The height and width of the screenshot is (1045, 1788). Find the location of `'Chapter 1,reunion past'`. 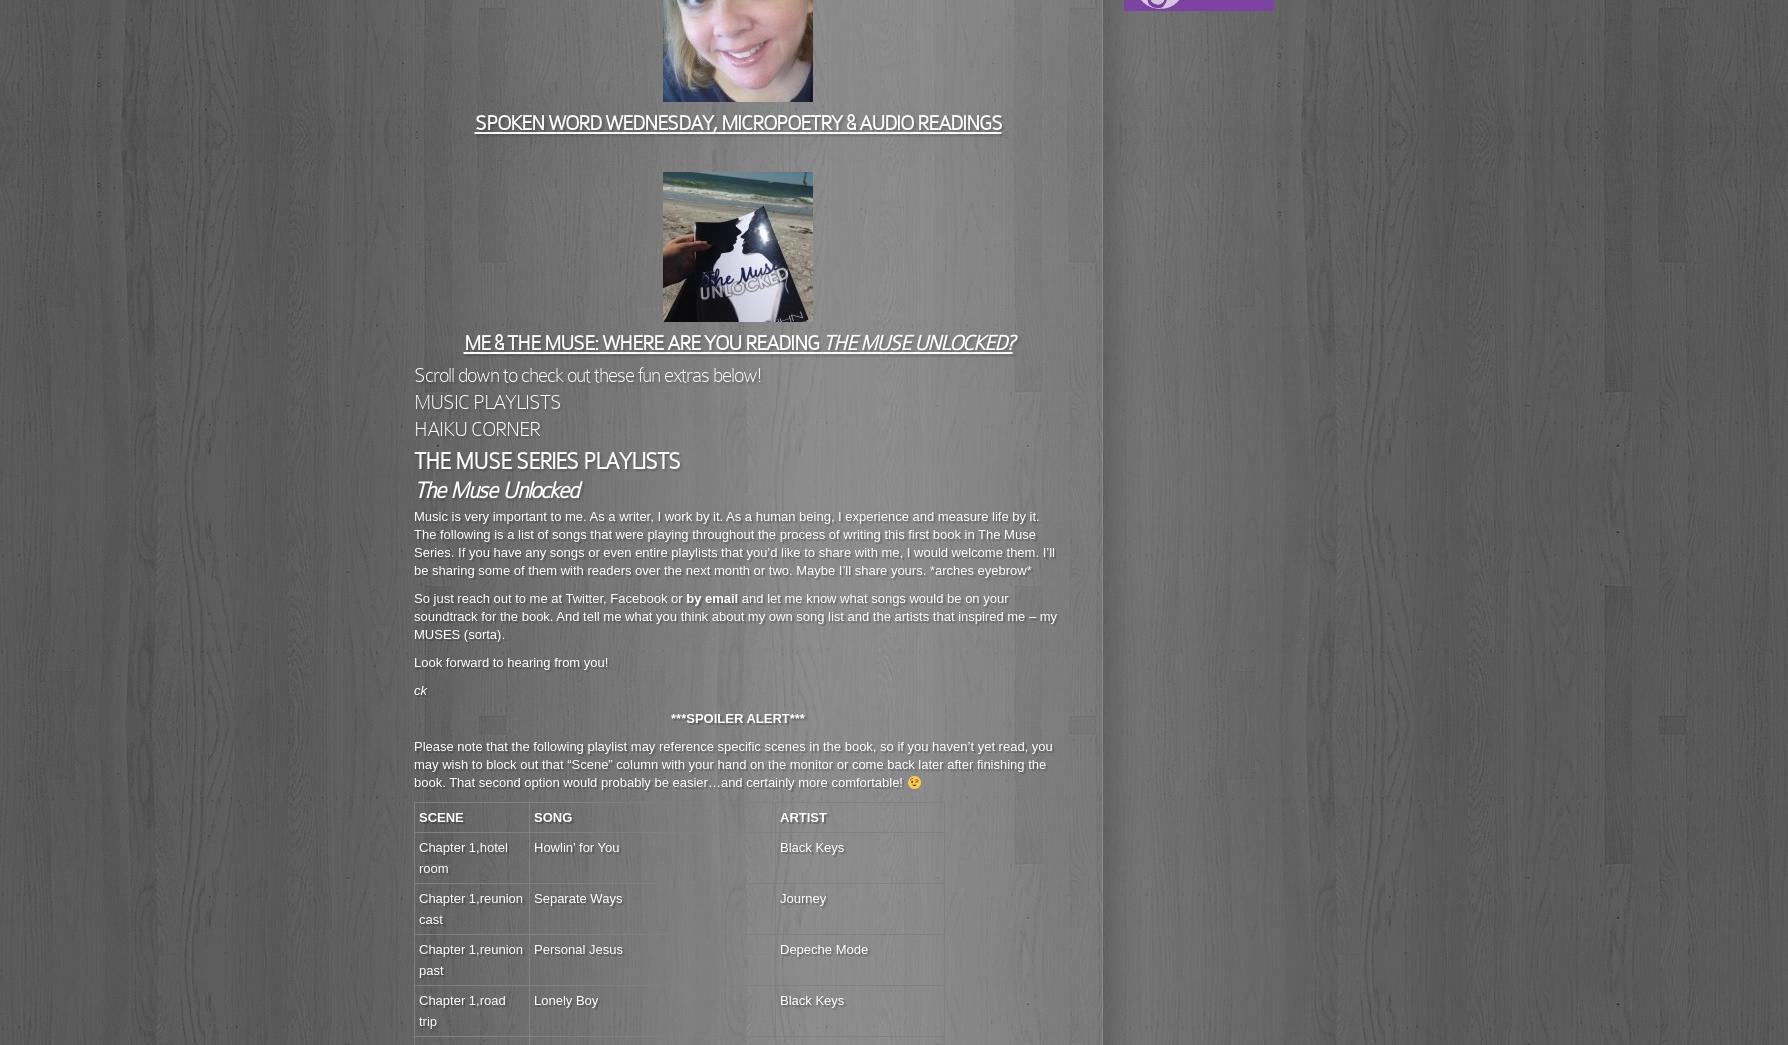

'Chapter 1,reunion past' is located at coordinates (470, 959).